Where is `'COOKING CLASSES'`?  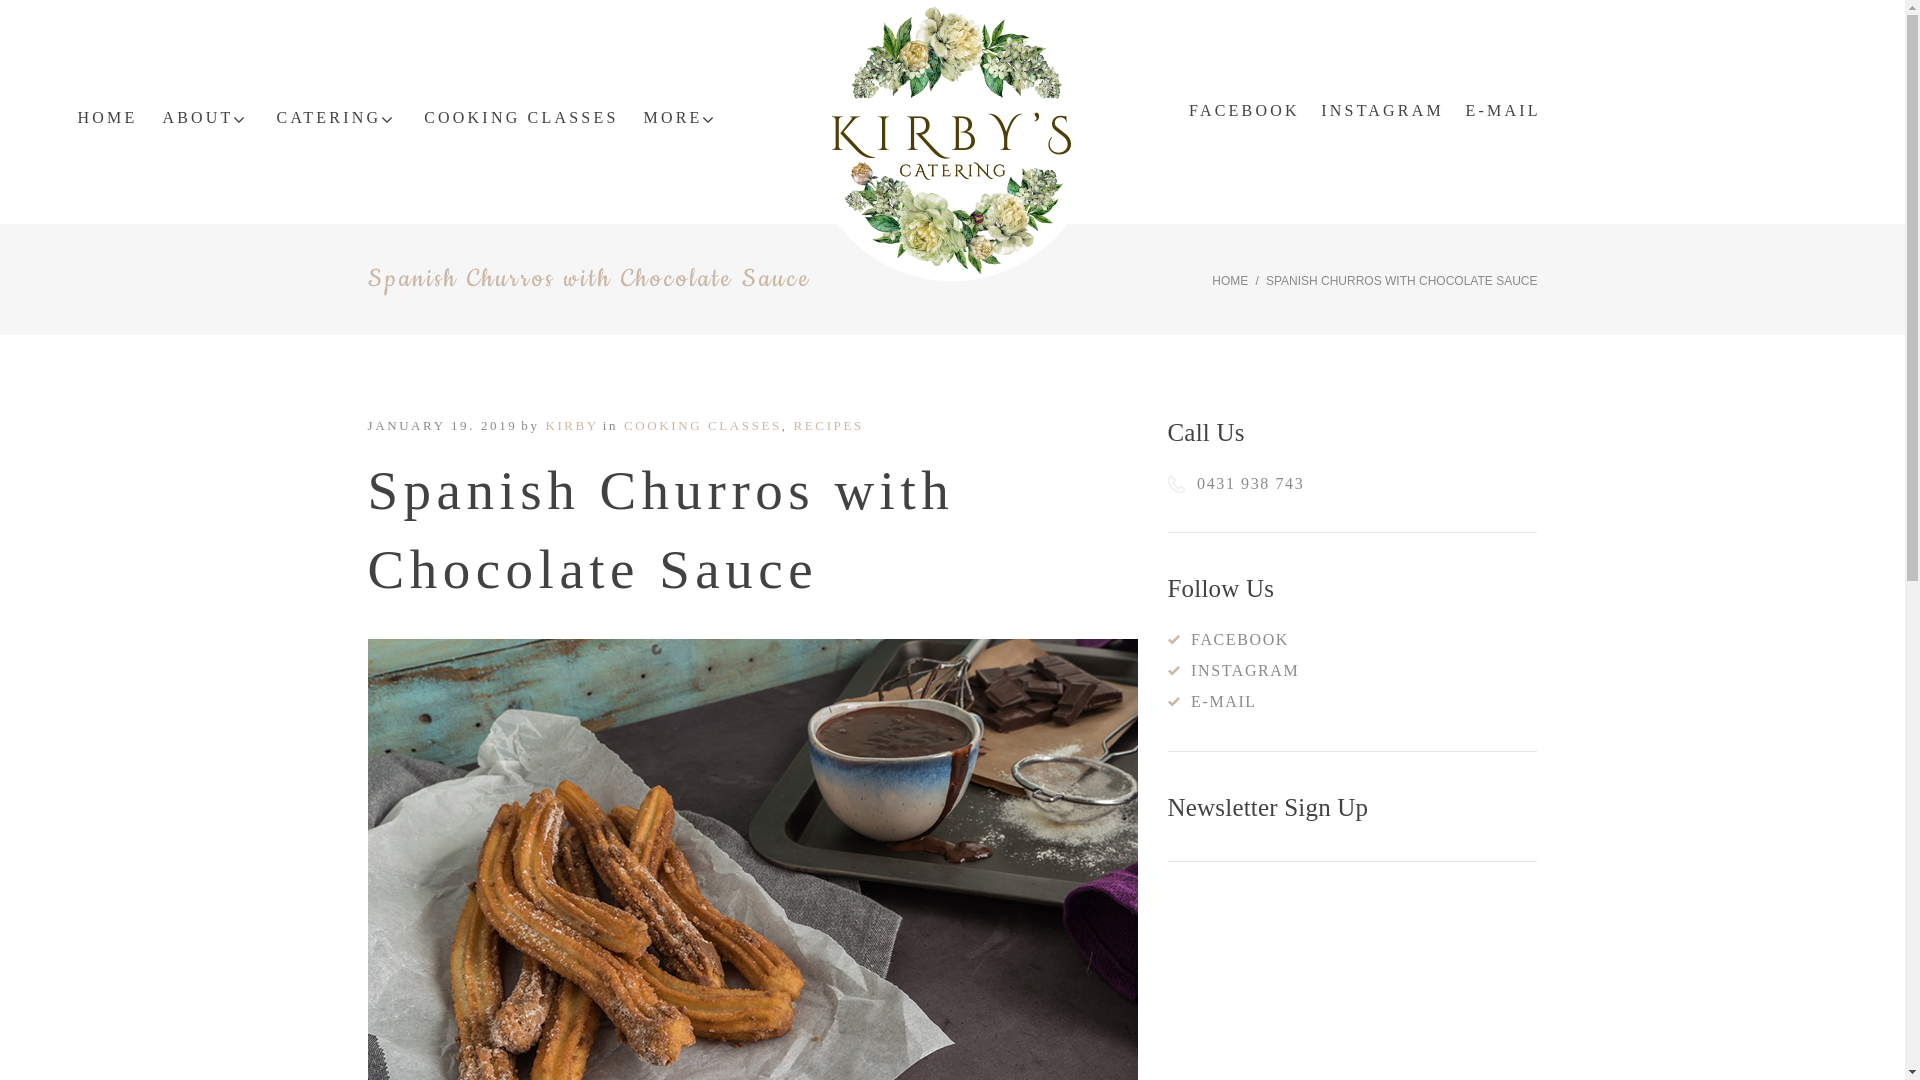
'COOKING CLASSES' is located at coordinates (702, 424).